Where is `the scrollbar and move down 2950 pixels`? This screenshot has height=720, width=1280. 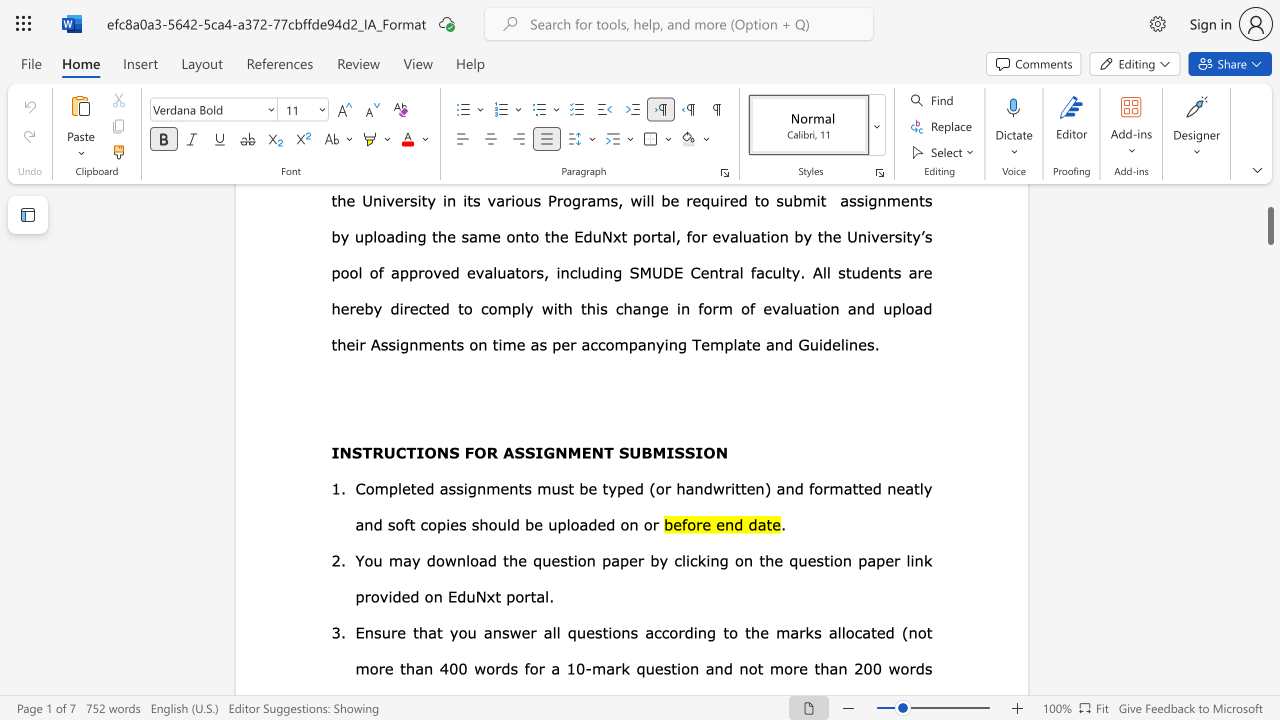
the scrollbar and move down 2950 pixels is located at coordinates (1269, 218).